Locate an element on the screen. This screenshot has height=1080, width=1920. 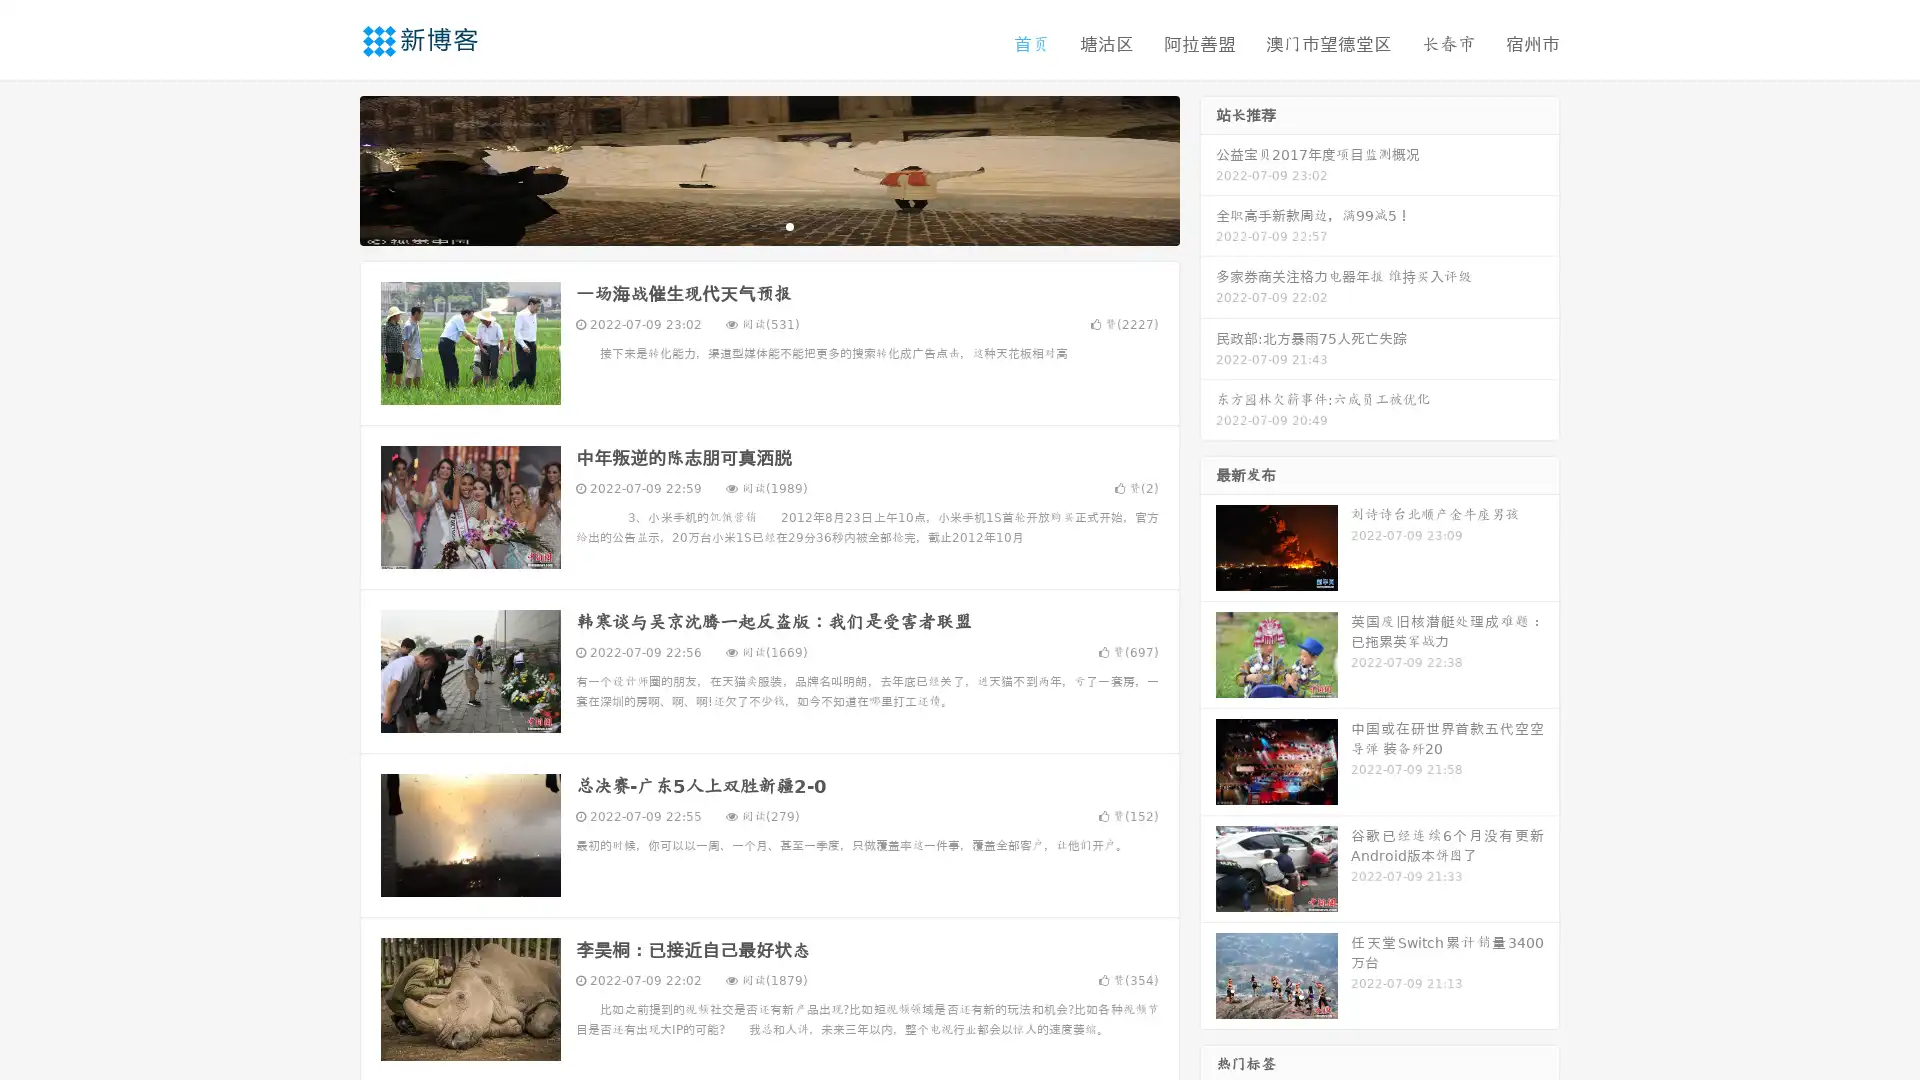
Go to slide 3 is located at coordinates (789, 225).